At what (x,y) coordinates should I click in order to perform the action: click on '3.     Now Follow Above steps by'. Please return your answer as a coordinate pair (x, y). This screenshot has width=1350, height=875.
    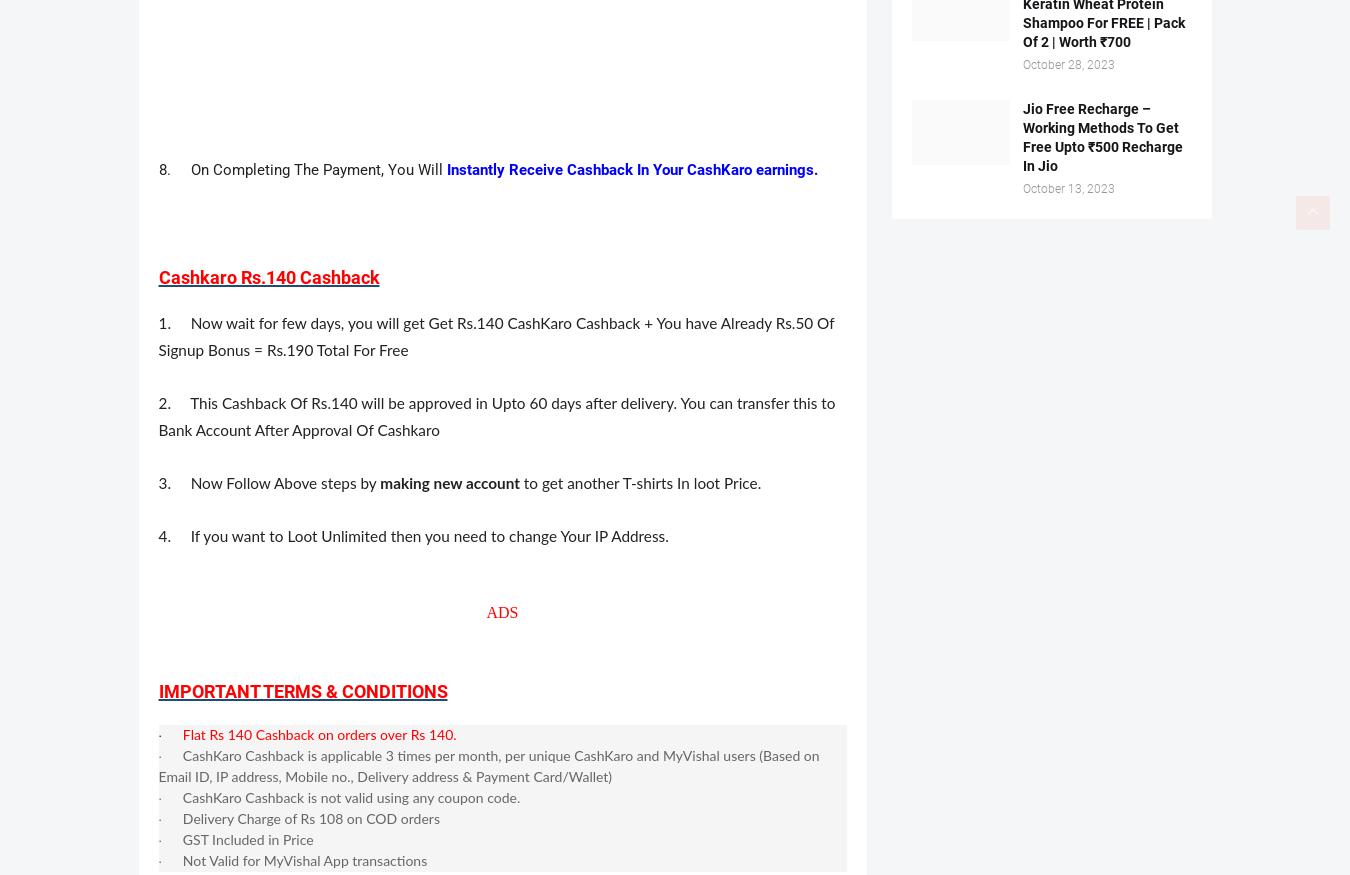
    Looking at the image, I should click on (268, 484).